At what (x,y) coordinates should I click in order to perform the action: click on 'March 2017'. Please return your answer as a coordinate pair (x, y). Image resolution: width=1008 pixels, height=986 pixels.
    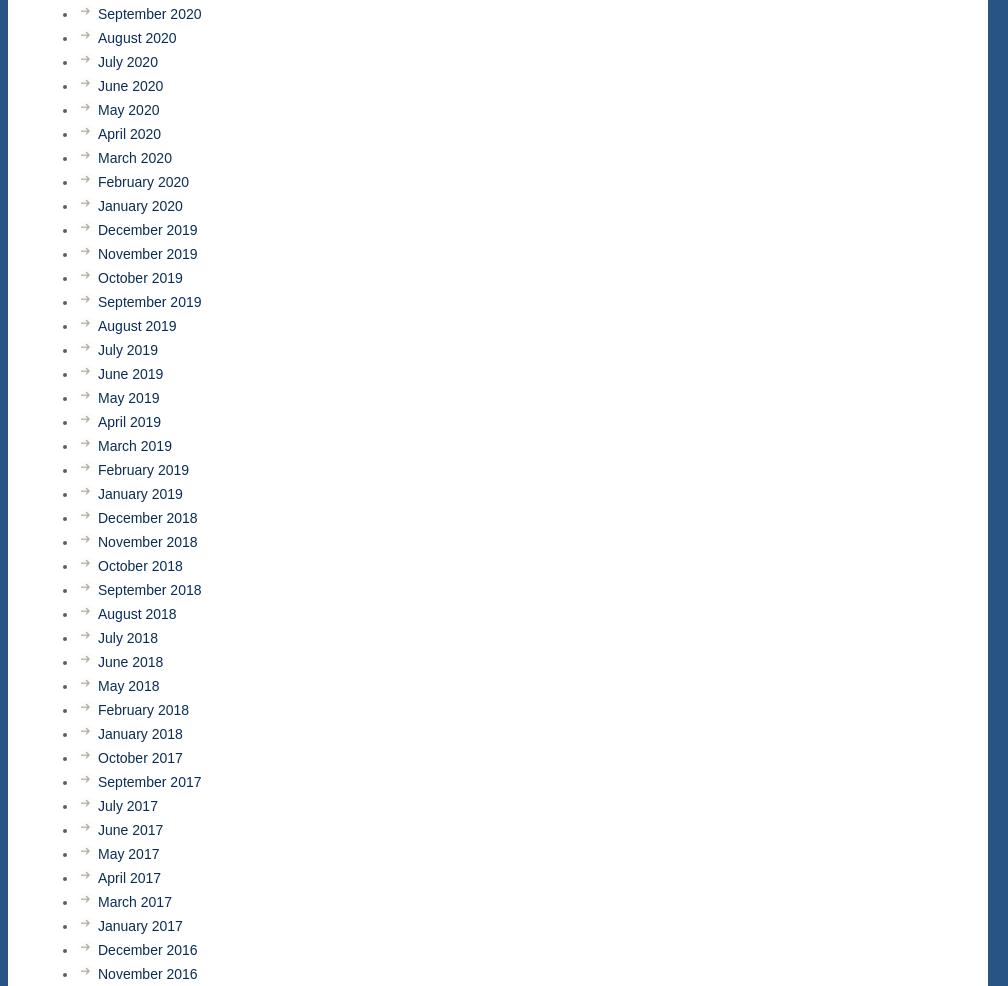
    Looking at the image, I should click on (134, 900).